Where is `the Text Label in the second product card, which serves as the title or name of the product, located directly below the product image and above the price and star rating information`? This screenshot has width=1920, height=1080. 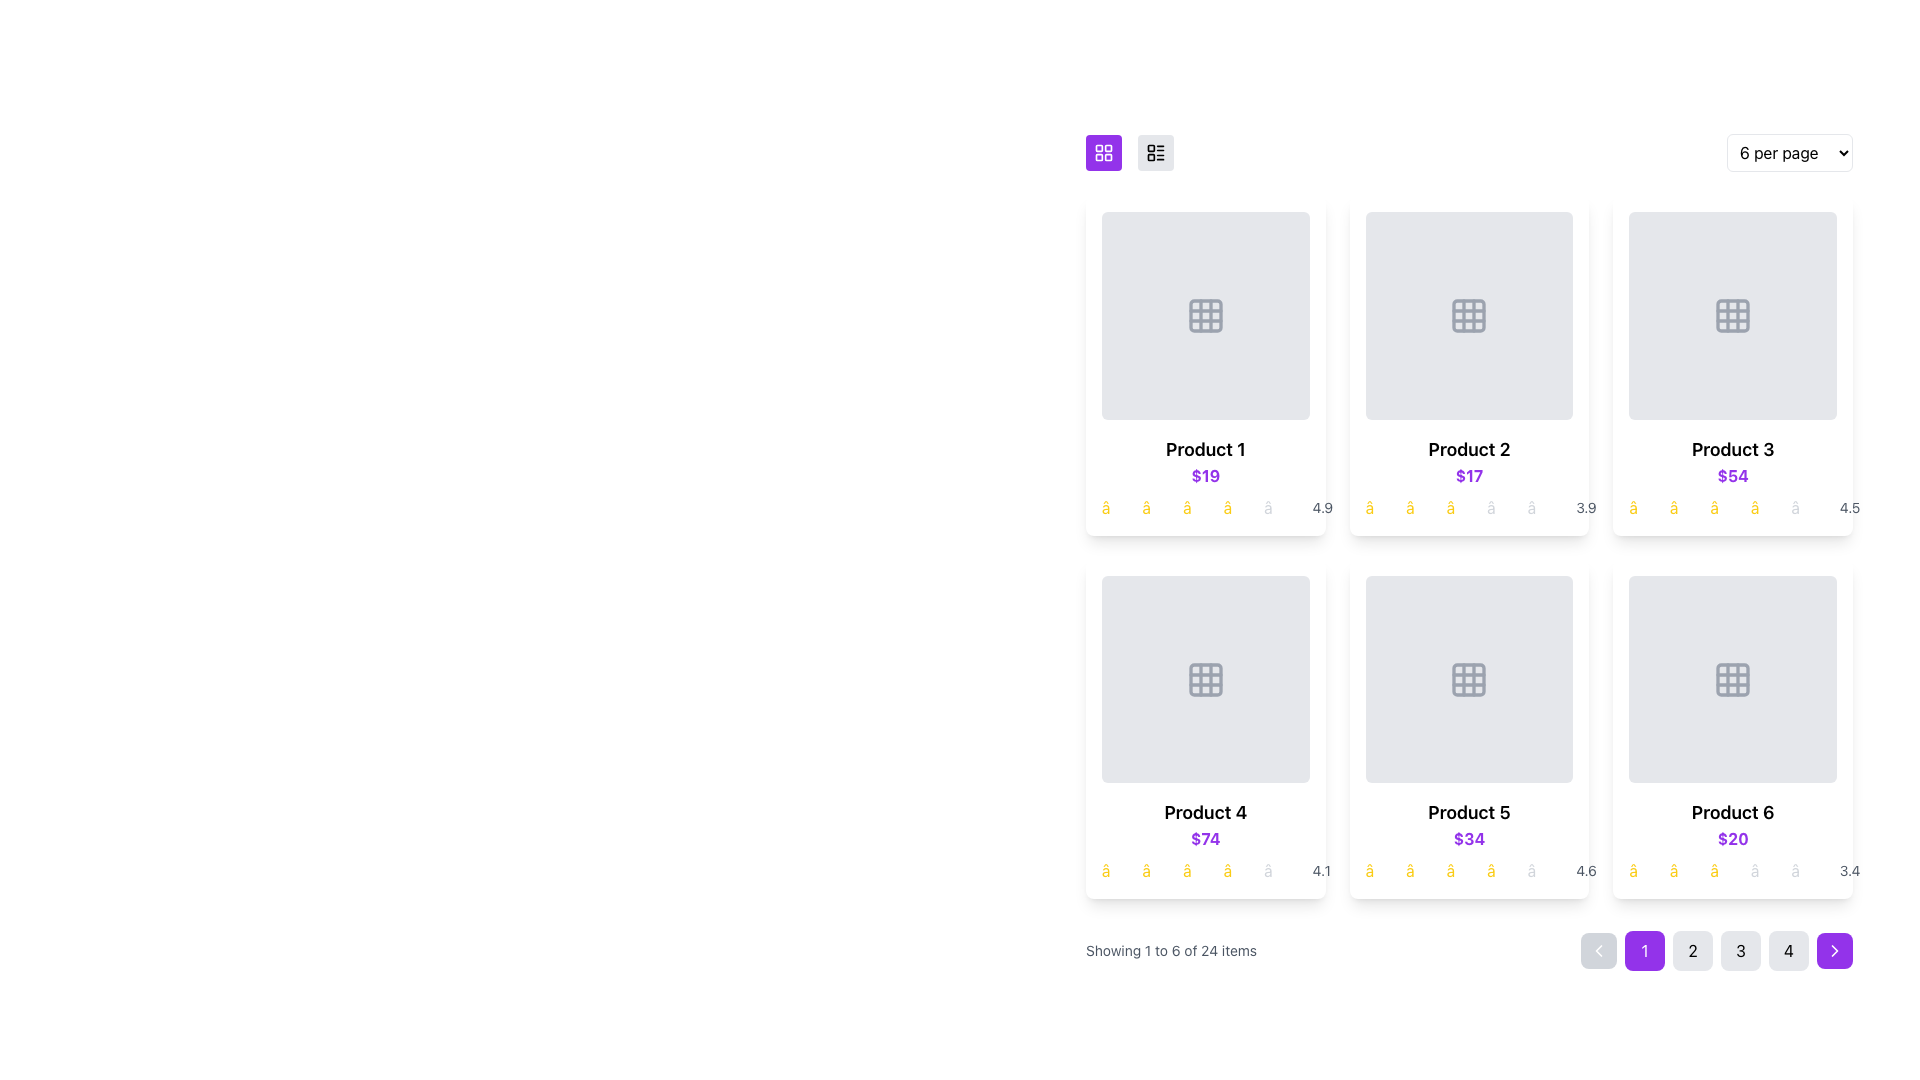 the Text Label in the second product card, which serves as the title or name of the product, located directly below the product image and above the price and star rating information is located at coordinates (1469, 448).